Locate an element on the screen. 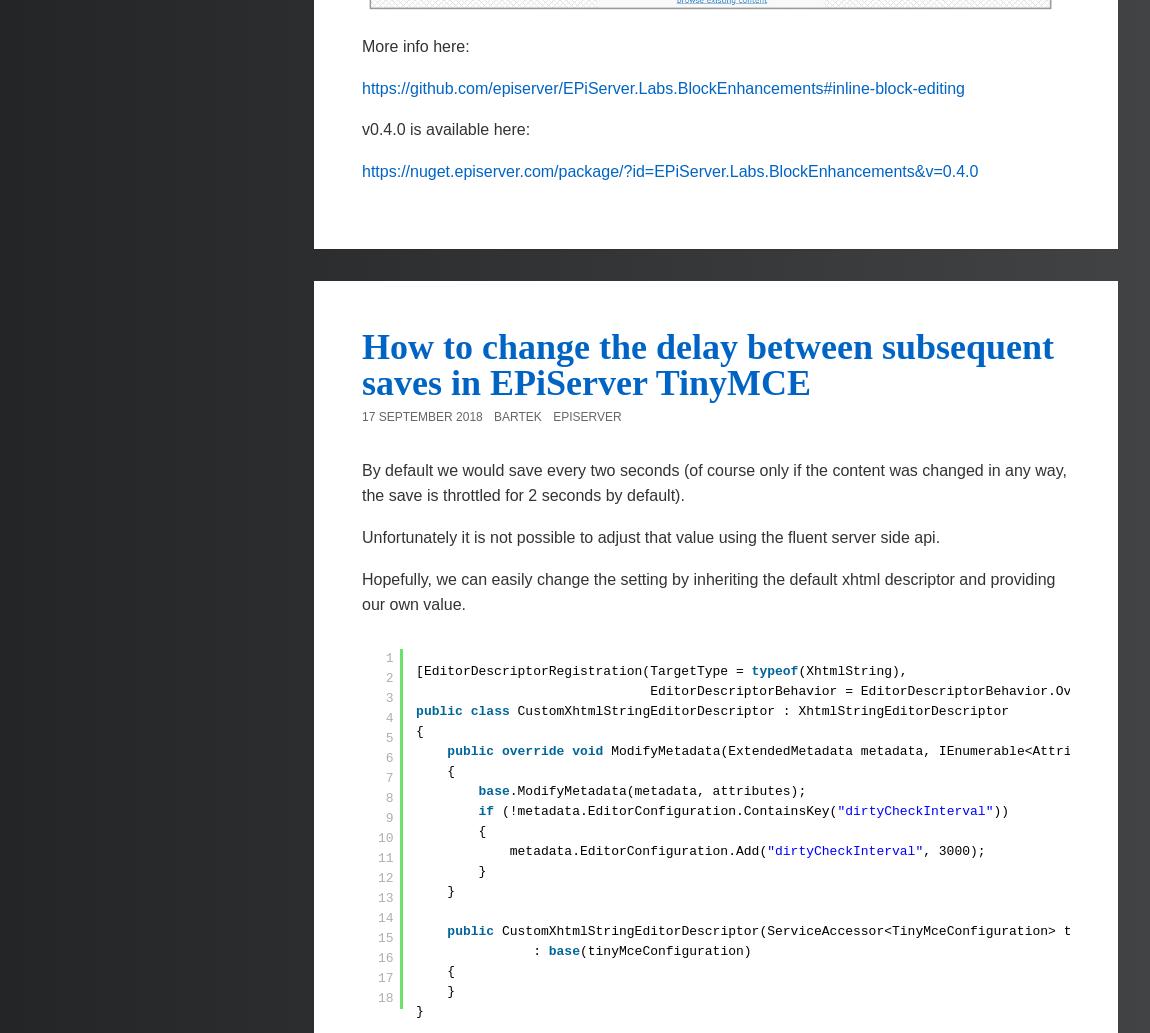  'v0.4.0 is available here:' is located at coordinates (445, 129).